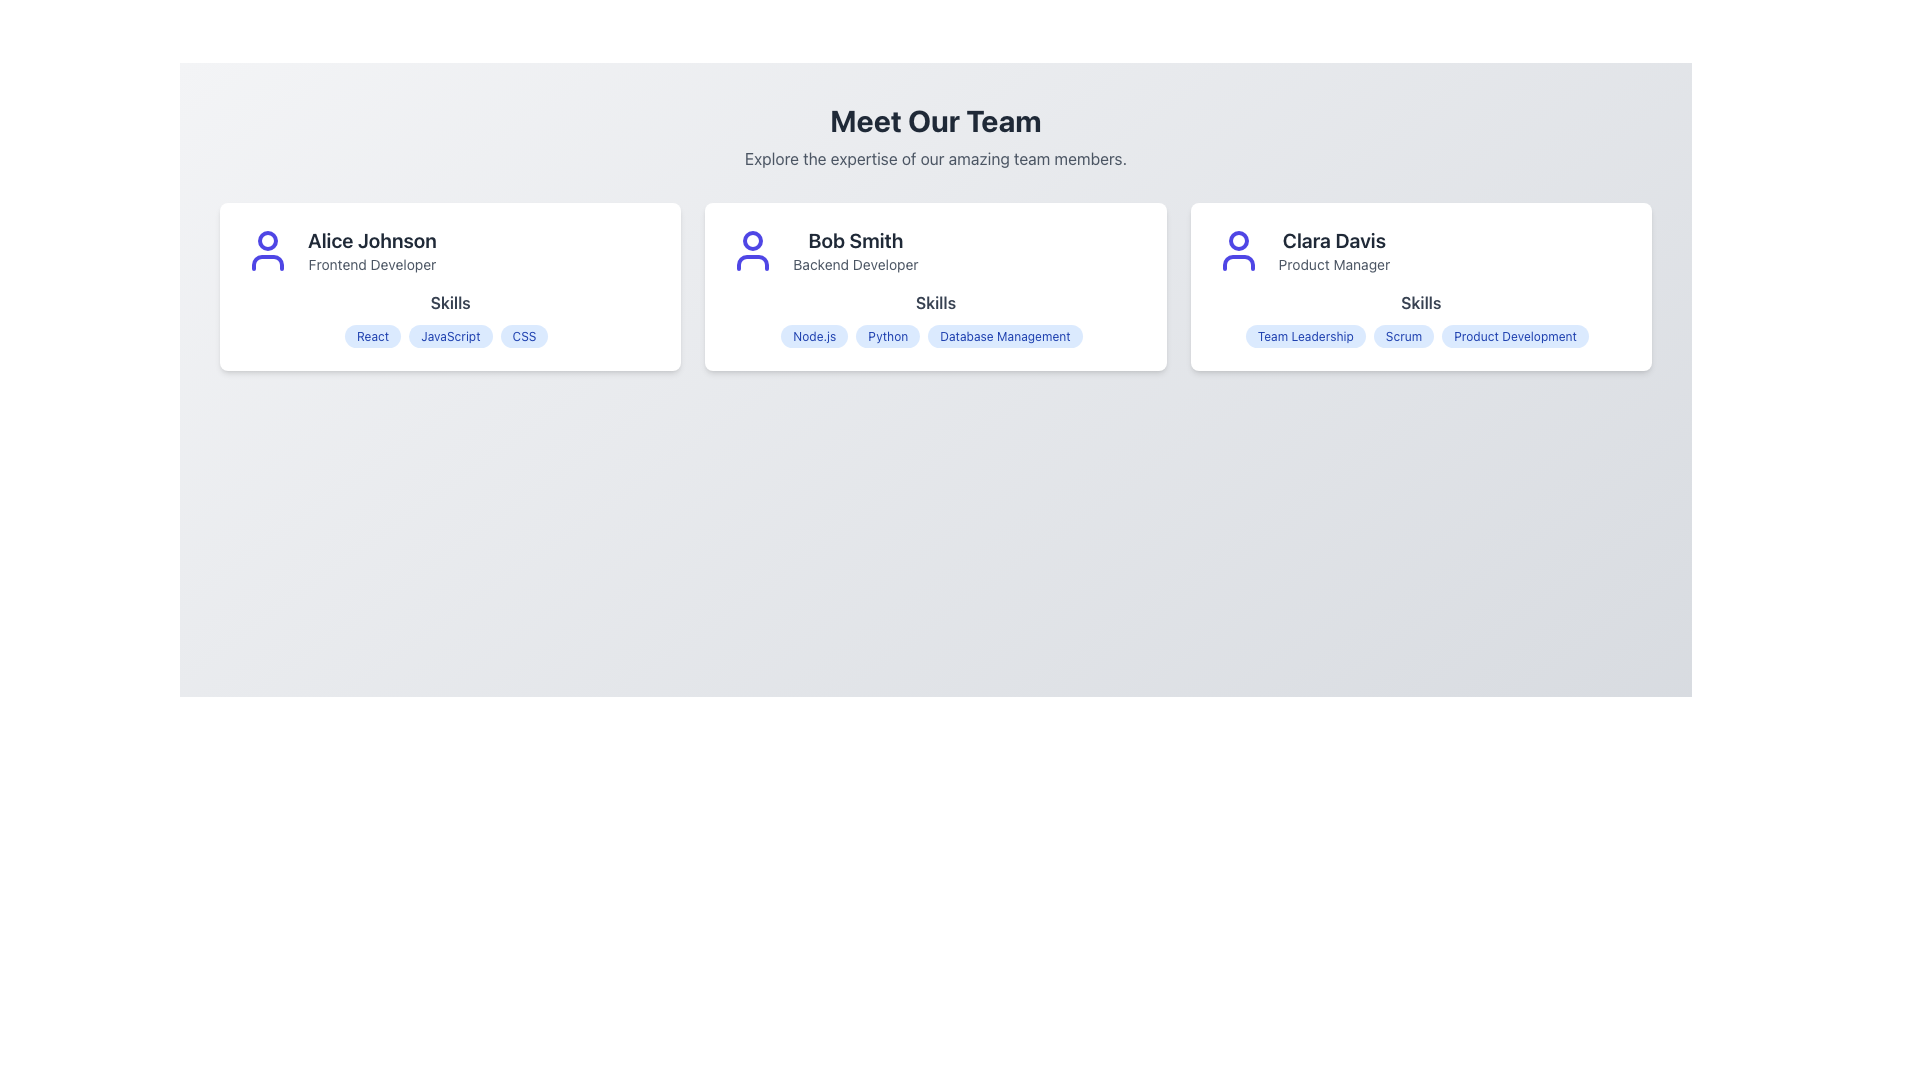  What do you see at coordinates (1334, 249) in the screenshot?
I see `the text display element that shows the full name and role of a team member, located in the third card of the team profiles layout` at bounding box center [1334, 249].